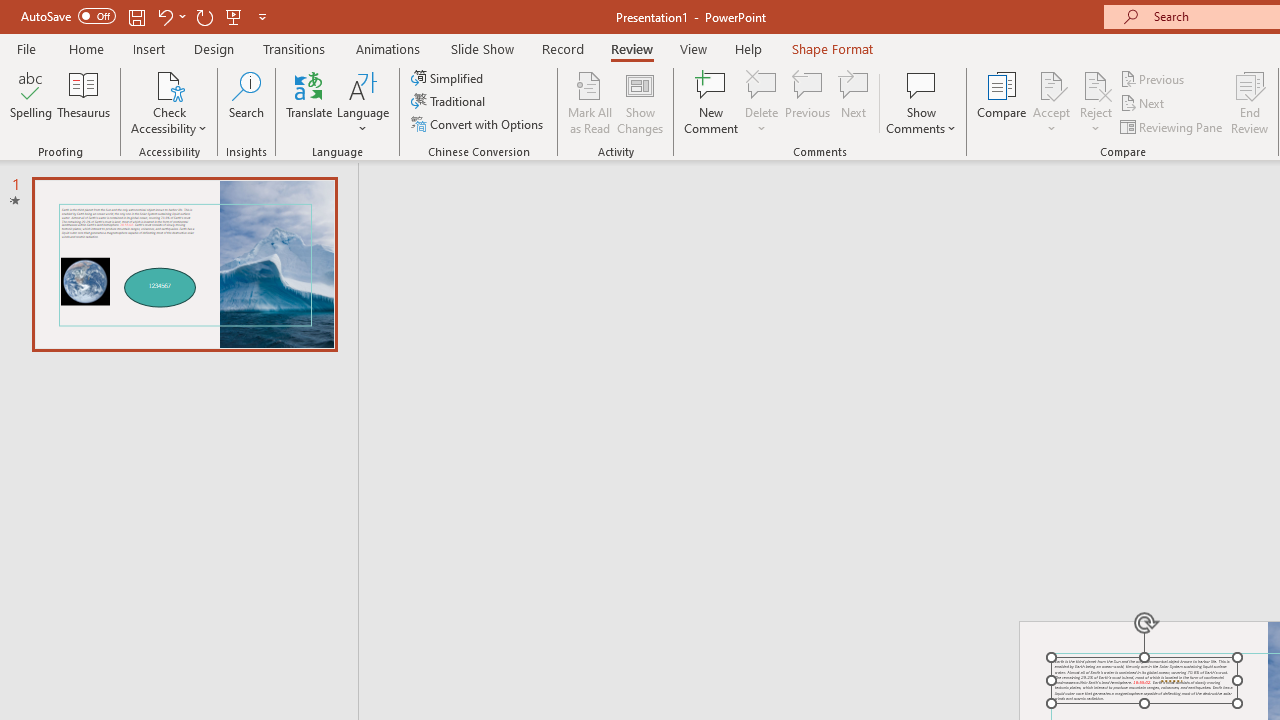 This screenshot has height=720, width=1280. I want to click on 'New Comment', so click(711, 103).